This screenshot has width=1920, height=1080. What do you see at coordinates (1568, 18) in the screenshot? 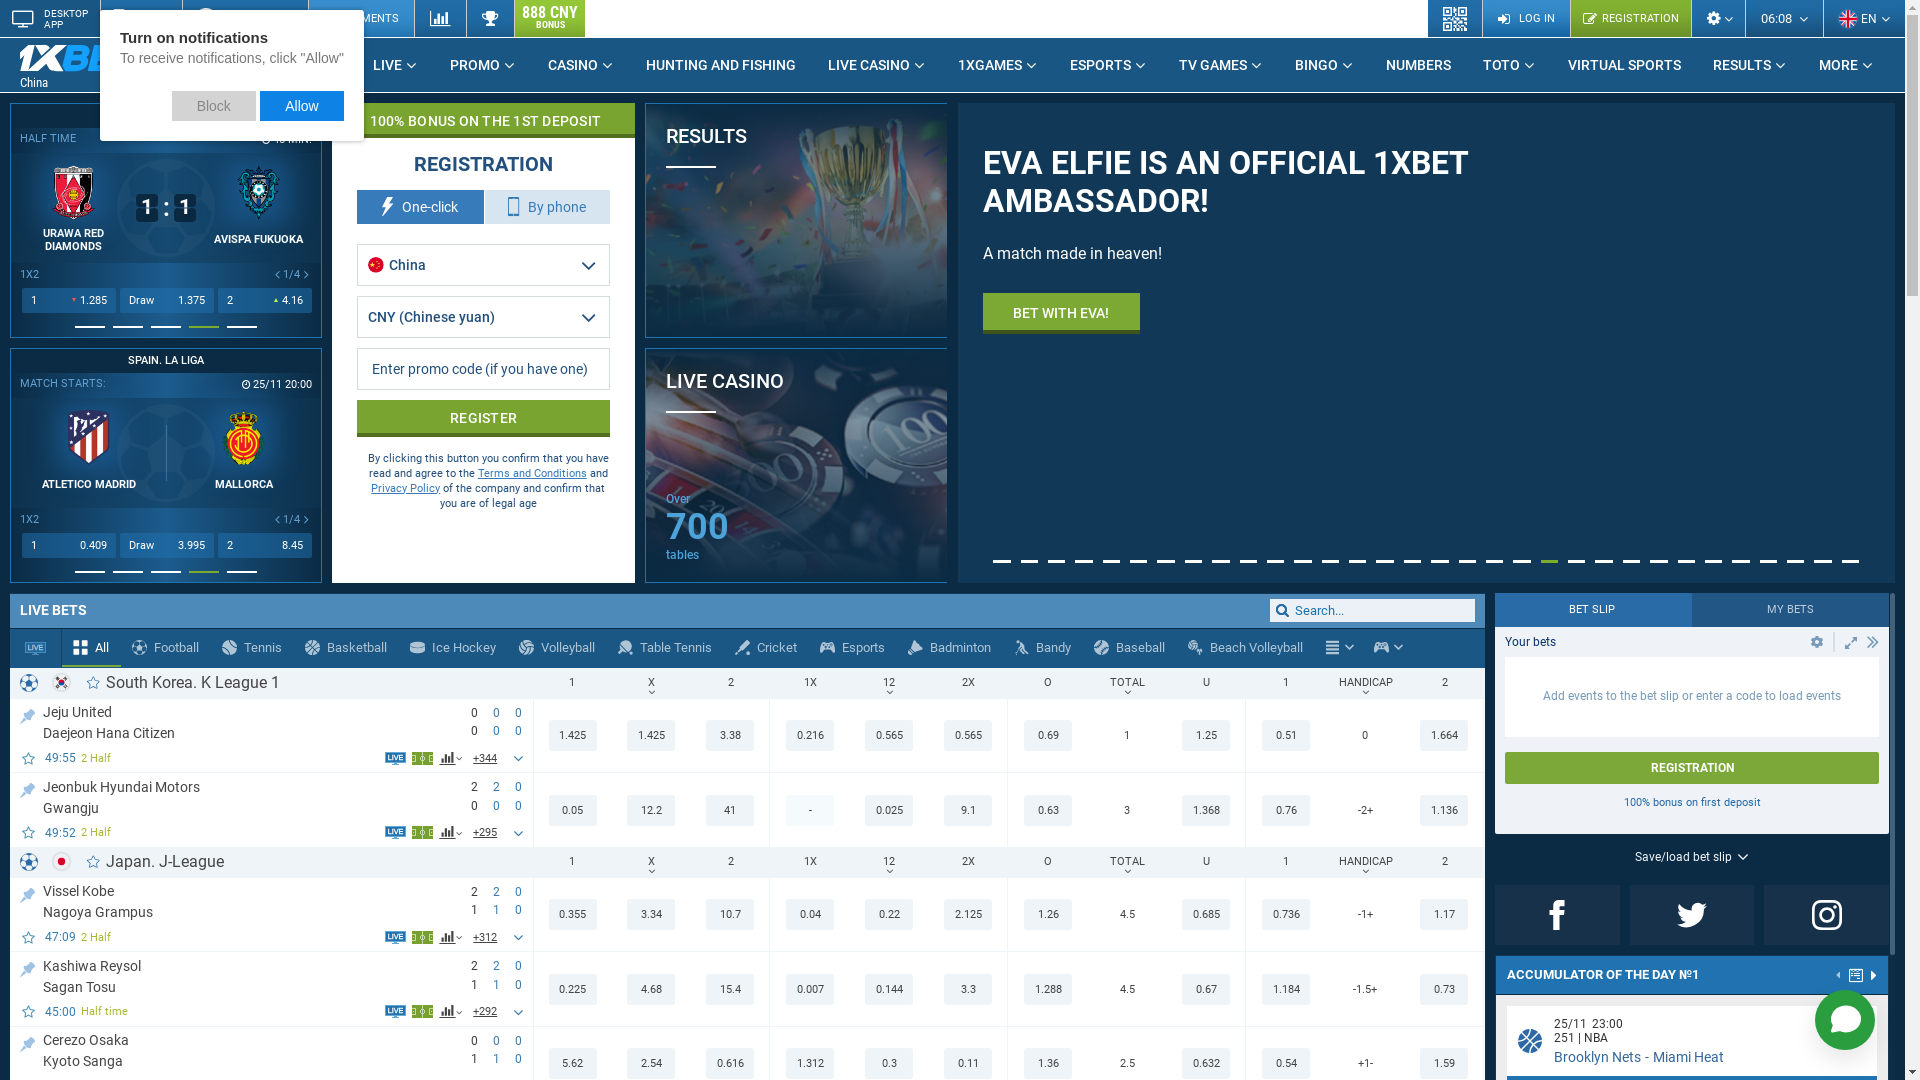
I see `'REGISTRATION'` at bounding box center [1568, 18].